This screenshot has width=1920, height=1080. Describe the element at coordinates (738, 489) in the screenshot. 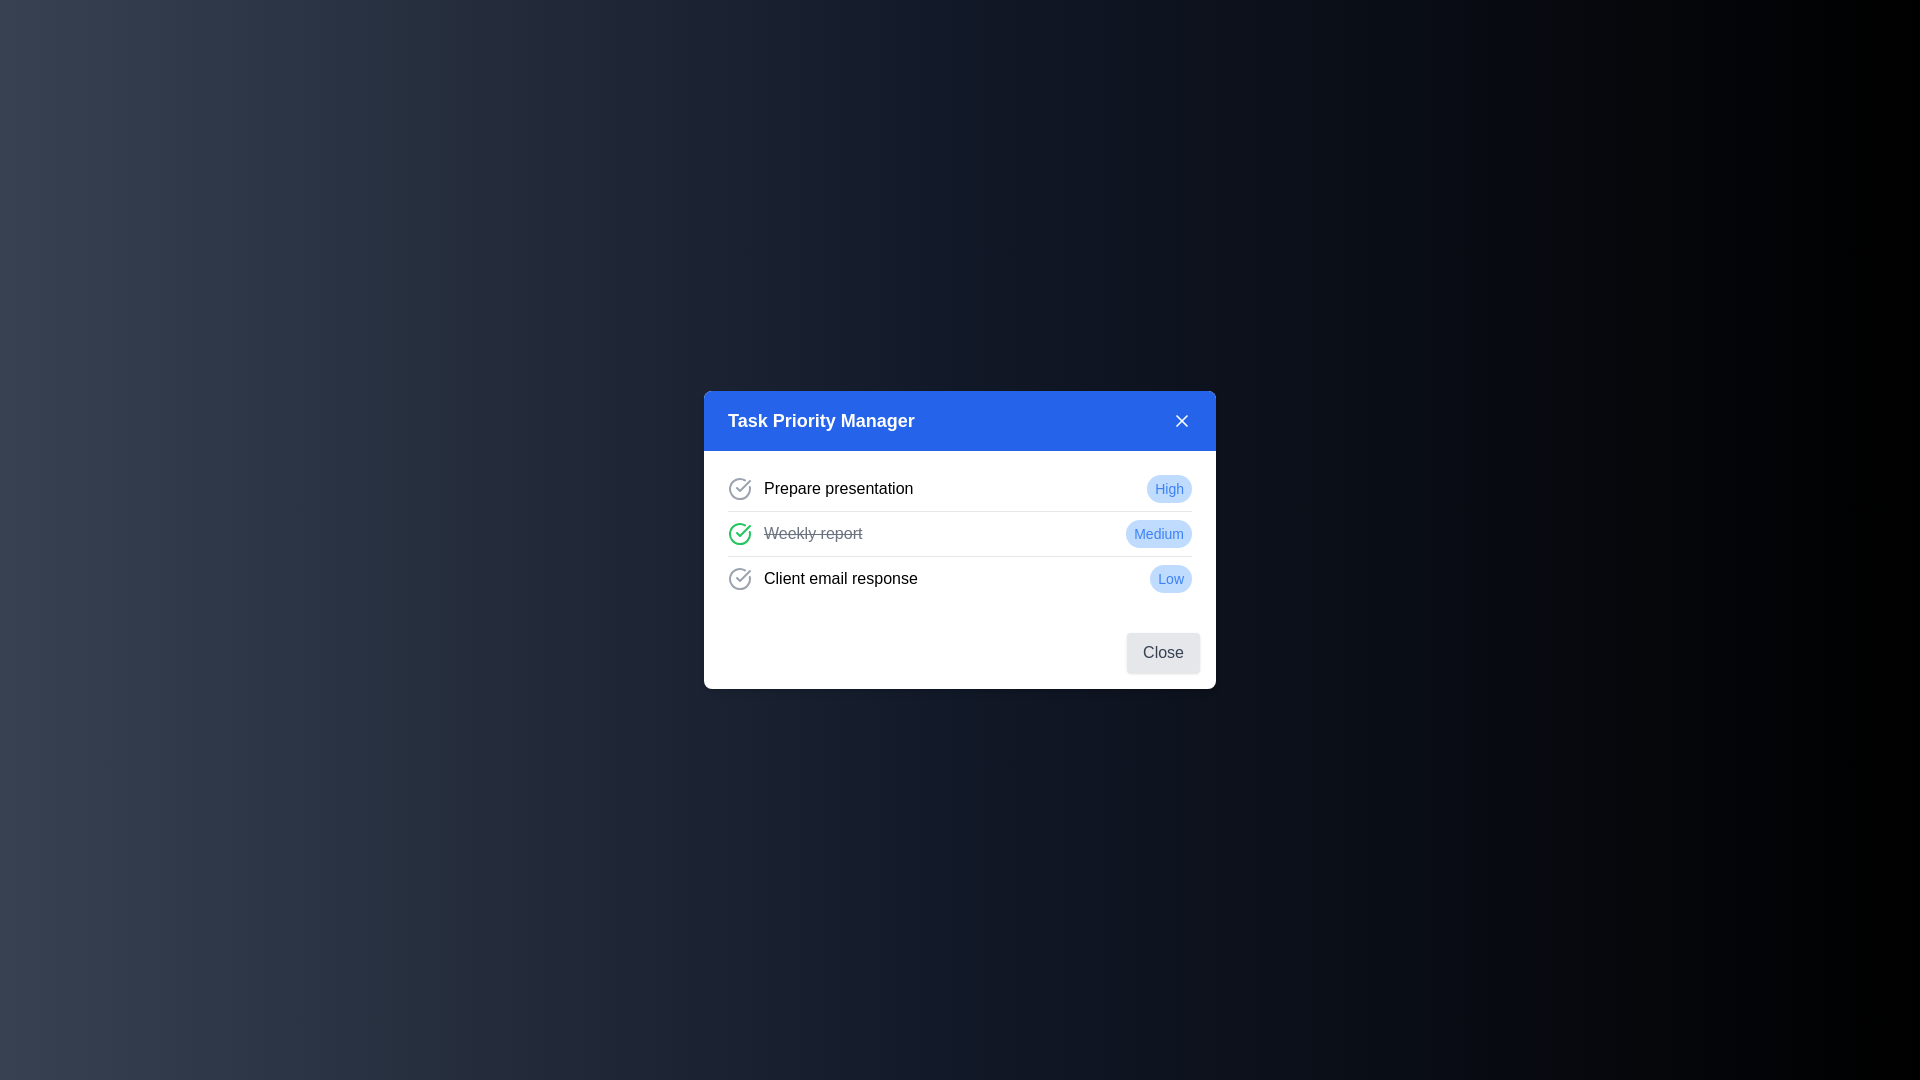

I see `the circular checkmark icon button` at that location.